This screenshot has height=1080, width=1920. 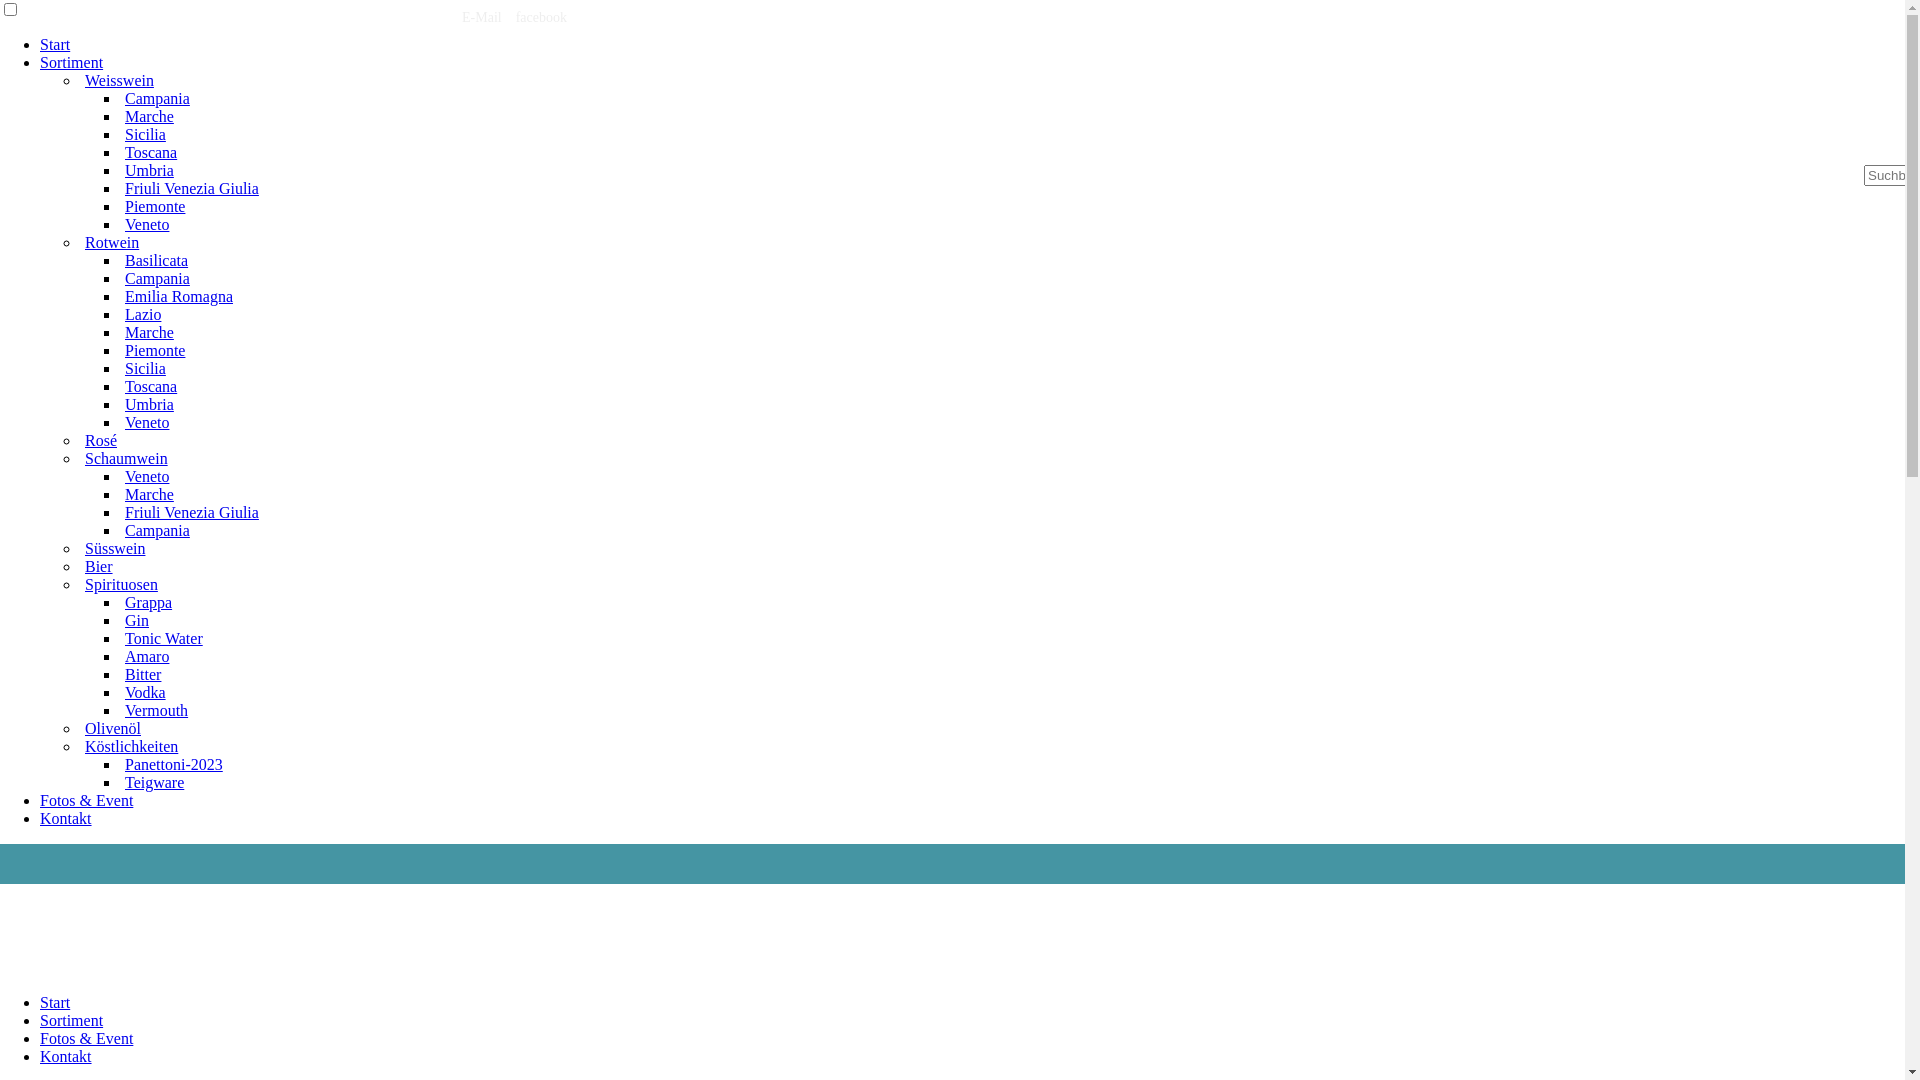 I want to click on 'facebook', so click(x=515, y=17).